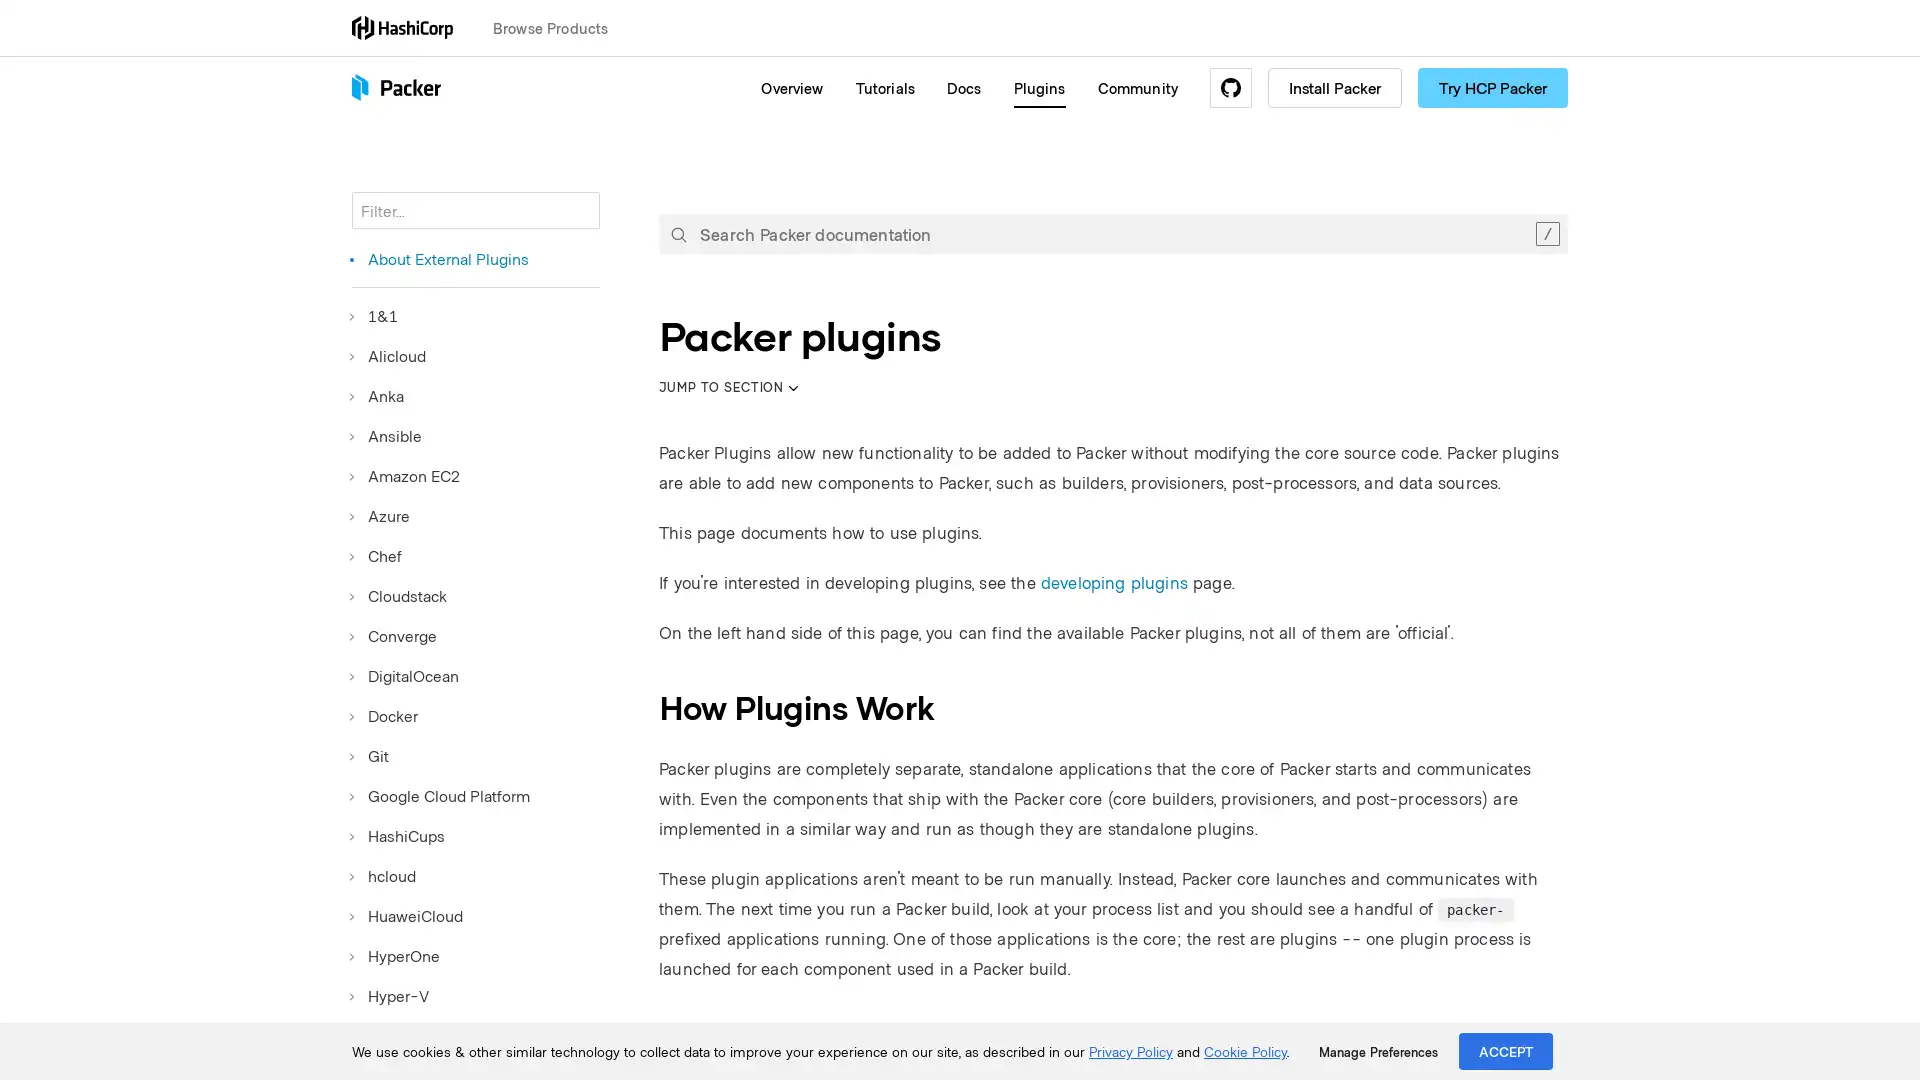  Describe the element at coordinates (440, 794) in the screenshot. I see `Google Cloud Platform` at that location.